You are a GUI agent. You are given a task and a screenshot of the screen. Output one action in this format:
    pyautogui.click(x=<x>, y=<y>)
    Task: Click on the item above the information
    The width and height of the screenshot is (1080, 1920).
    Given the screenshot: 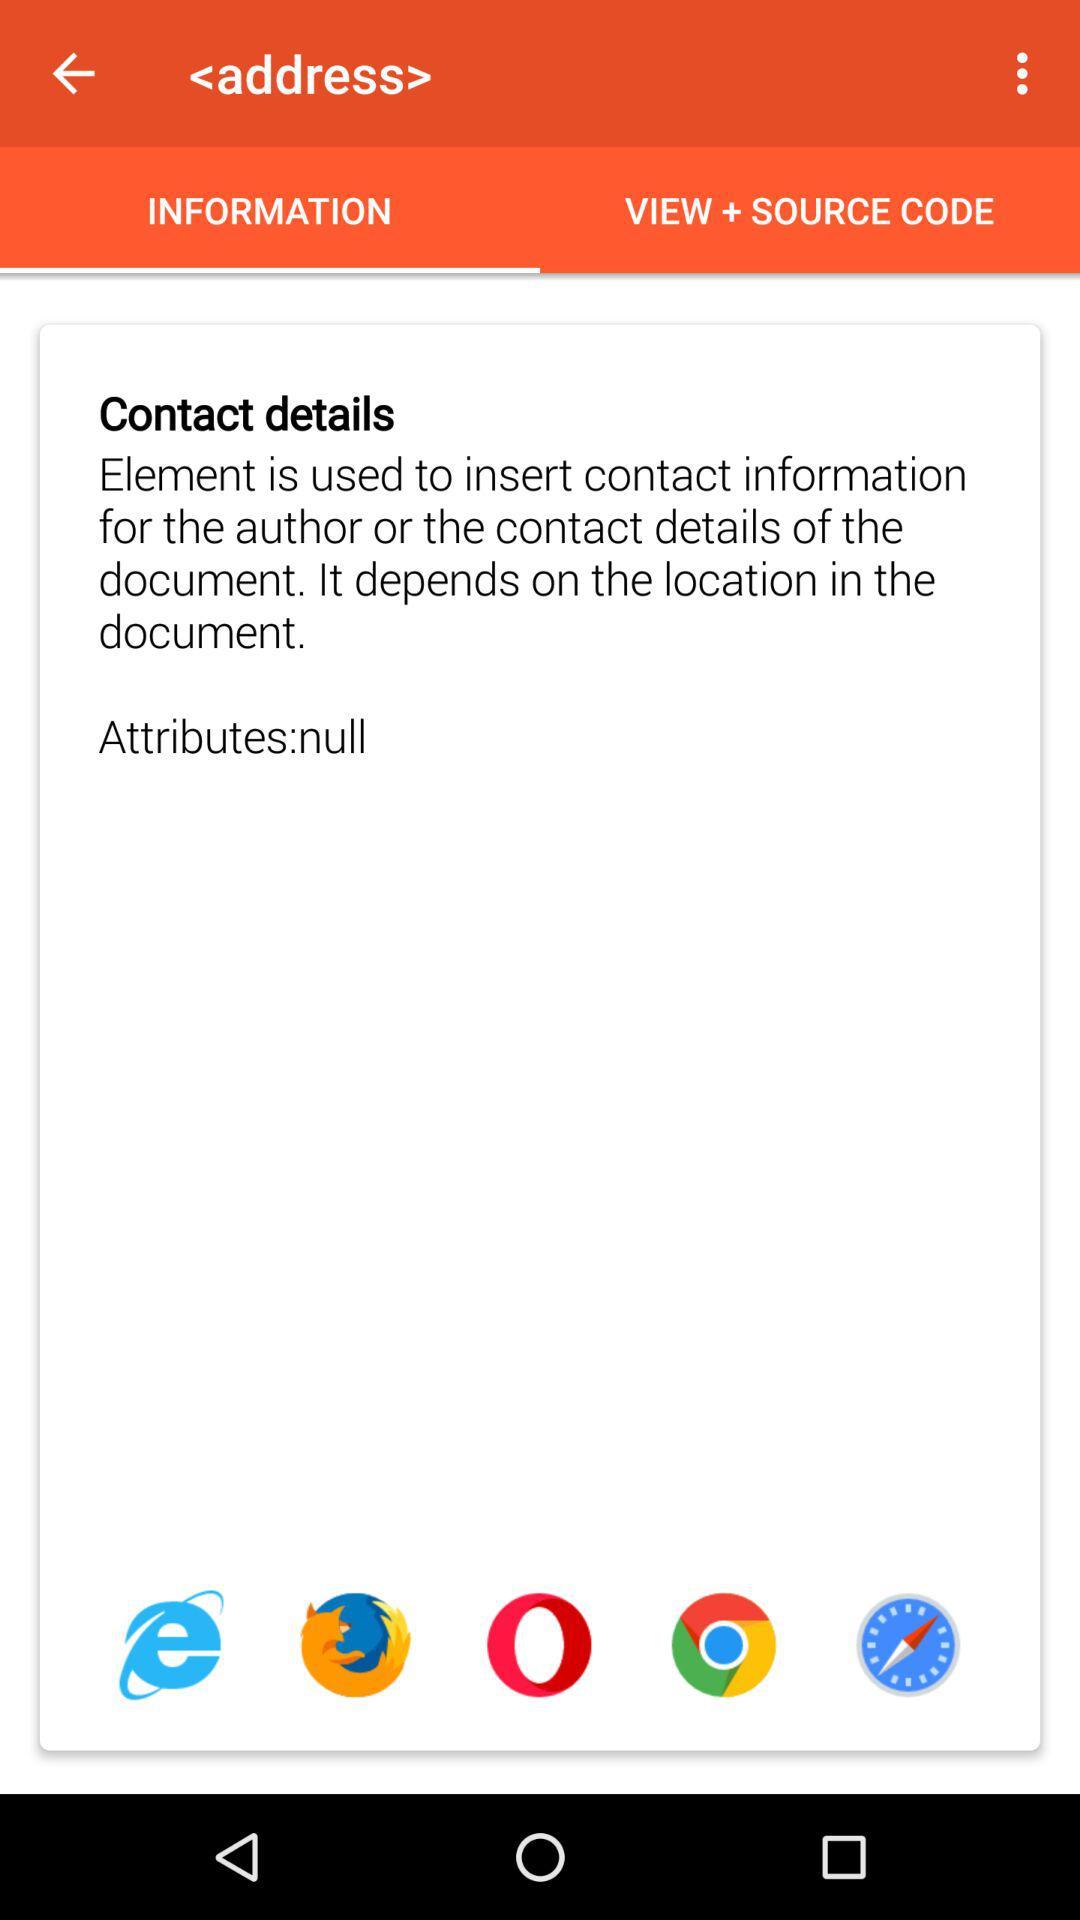 What is the action you would take?
    pyautogui.click(x=72, y=73)
    